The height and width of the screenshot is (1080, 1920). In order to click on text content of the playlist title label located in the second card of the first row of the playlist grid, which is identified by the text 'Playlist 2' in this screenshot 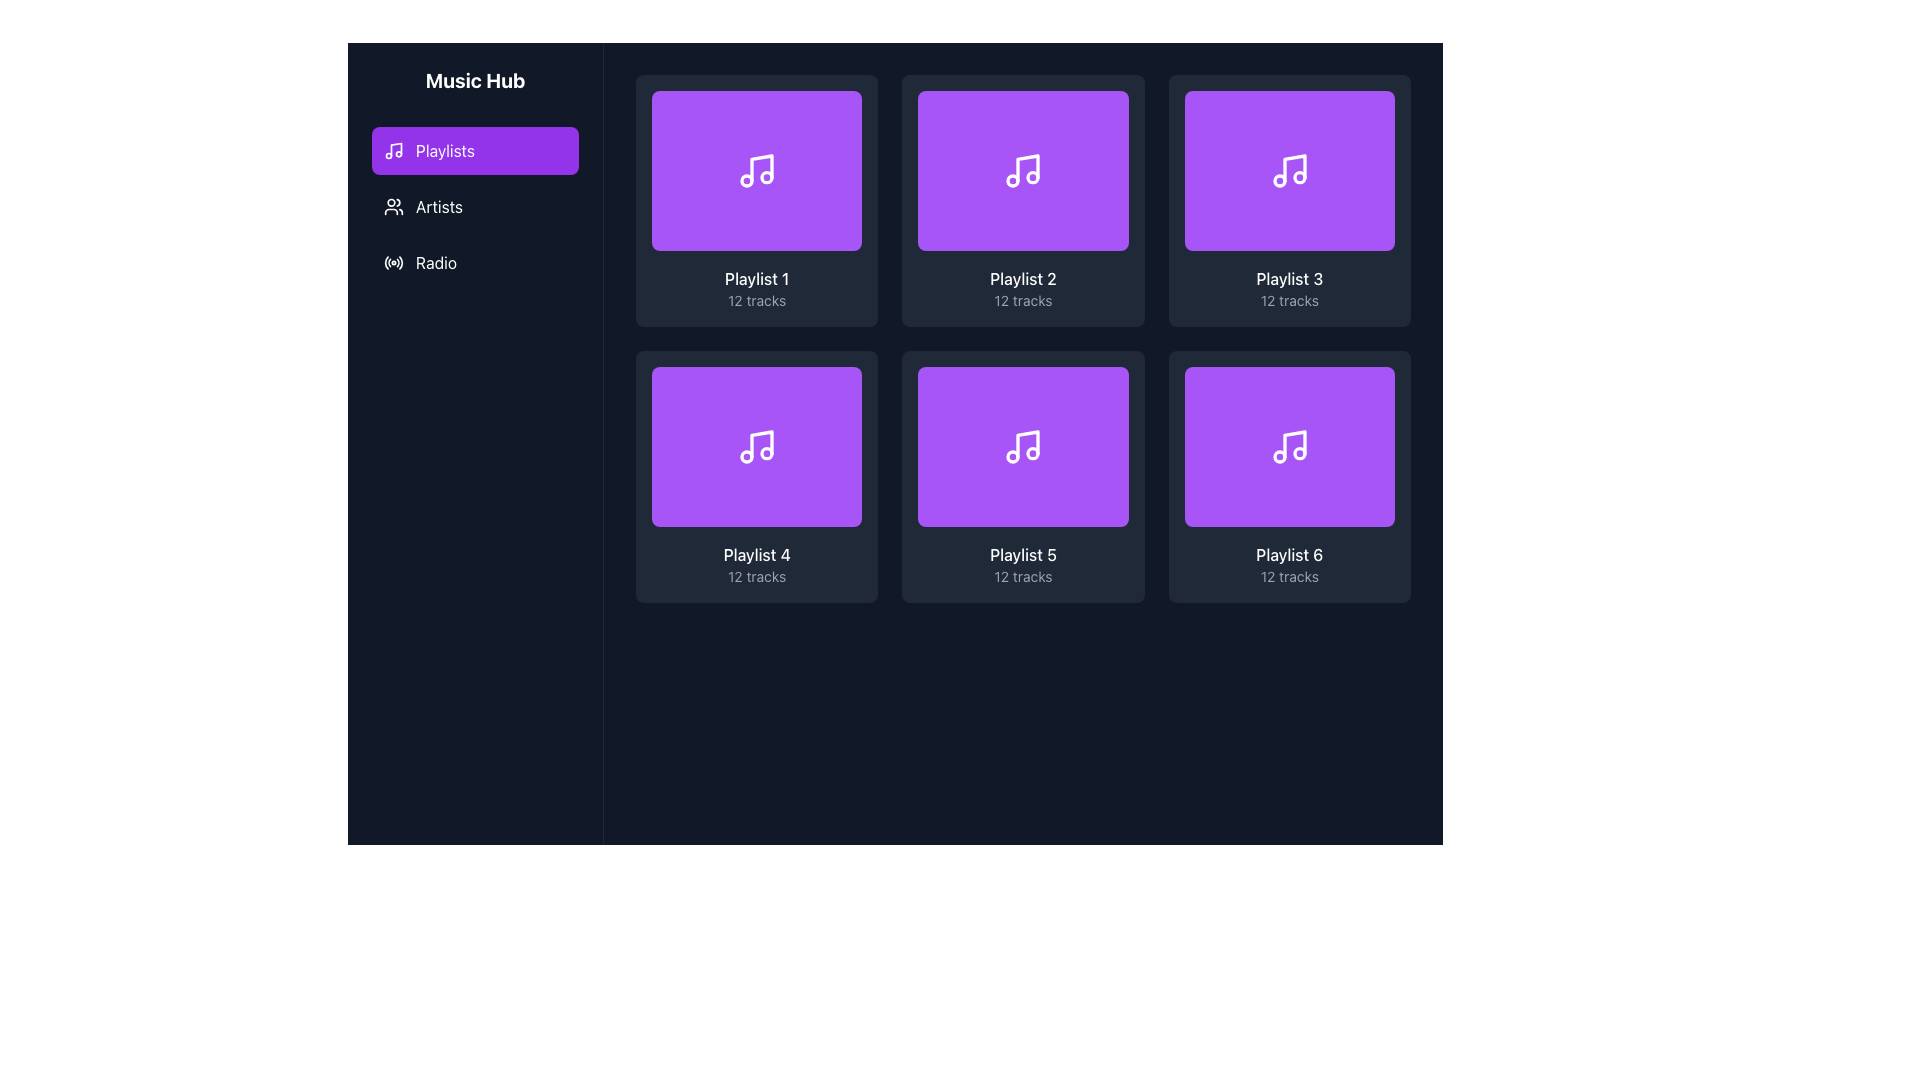, I will do `click(1023, 278)`.